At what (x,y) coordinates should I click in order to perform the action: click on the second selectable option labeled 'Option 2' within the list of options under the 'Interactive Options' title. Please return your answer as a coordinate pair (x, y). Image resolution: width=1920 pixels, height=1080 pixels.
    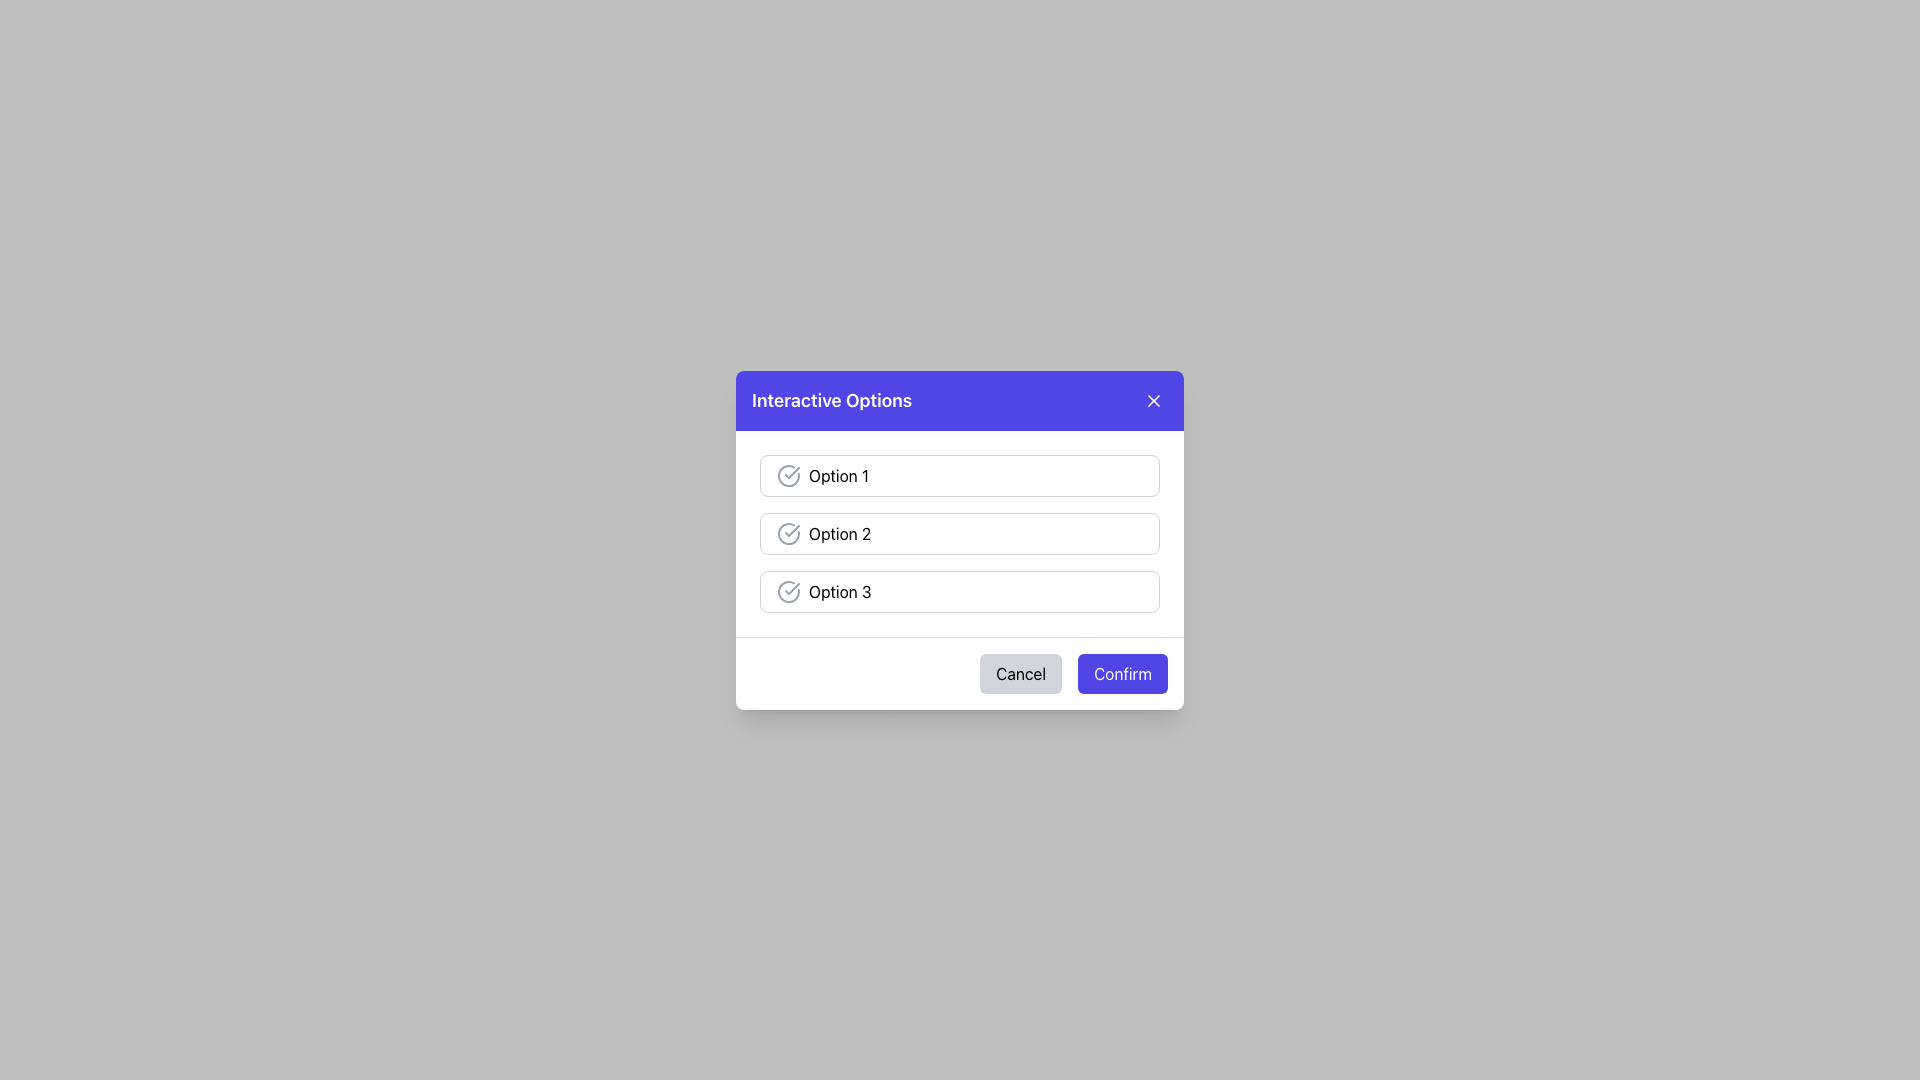
    Looking at the image, I should click on (960, 531).